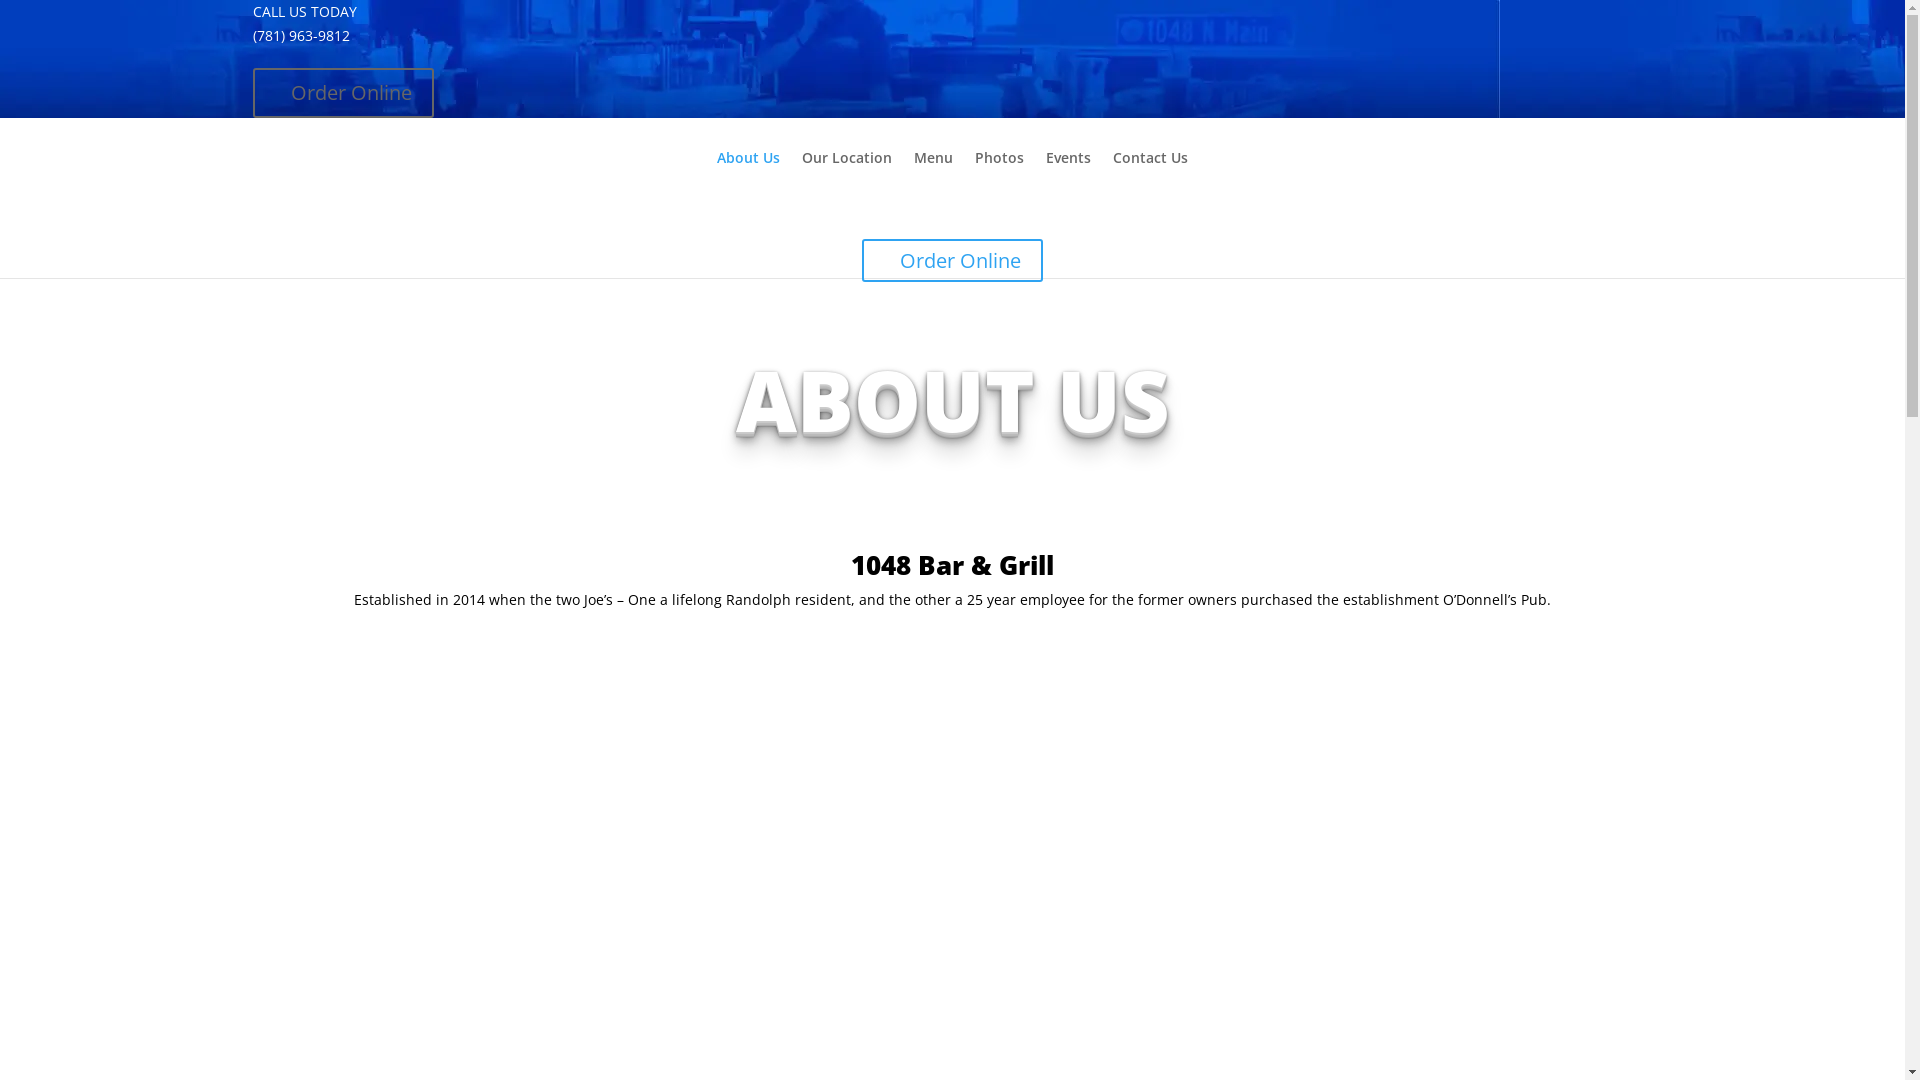  Describe the element at coordinates (912, 173) in the screenshot. I see `'Menu'` at that location.